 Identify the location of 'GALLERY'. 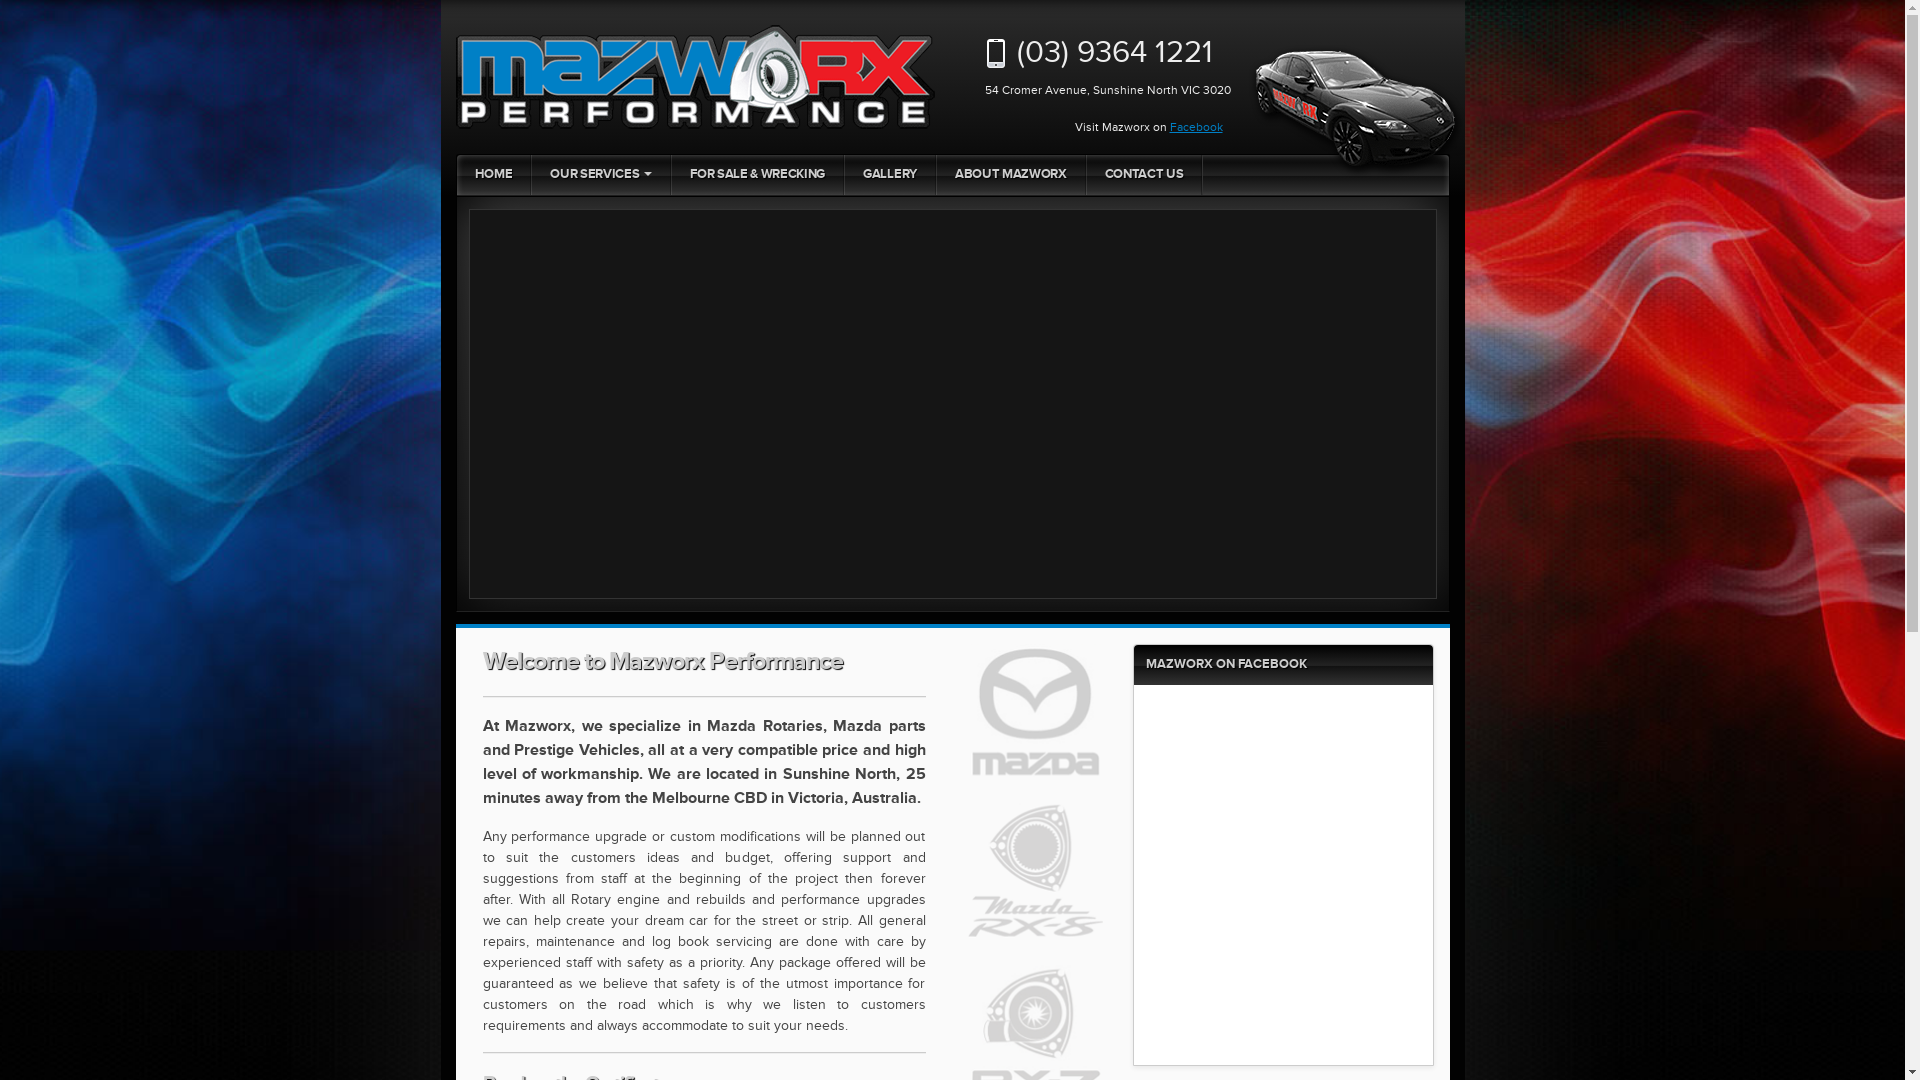
(844, 173).